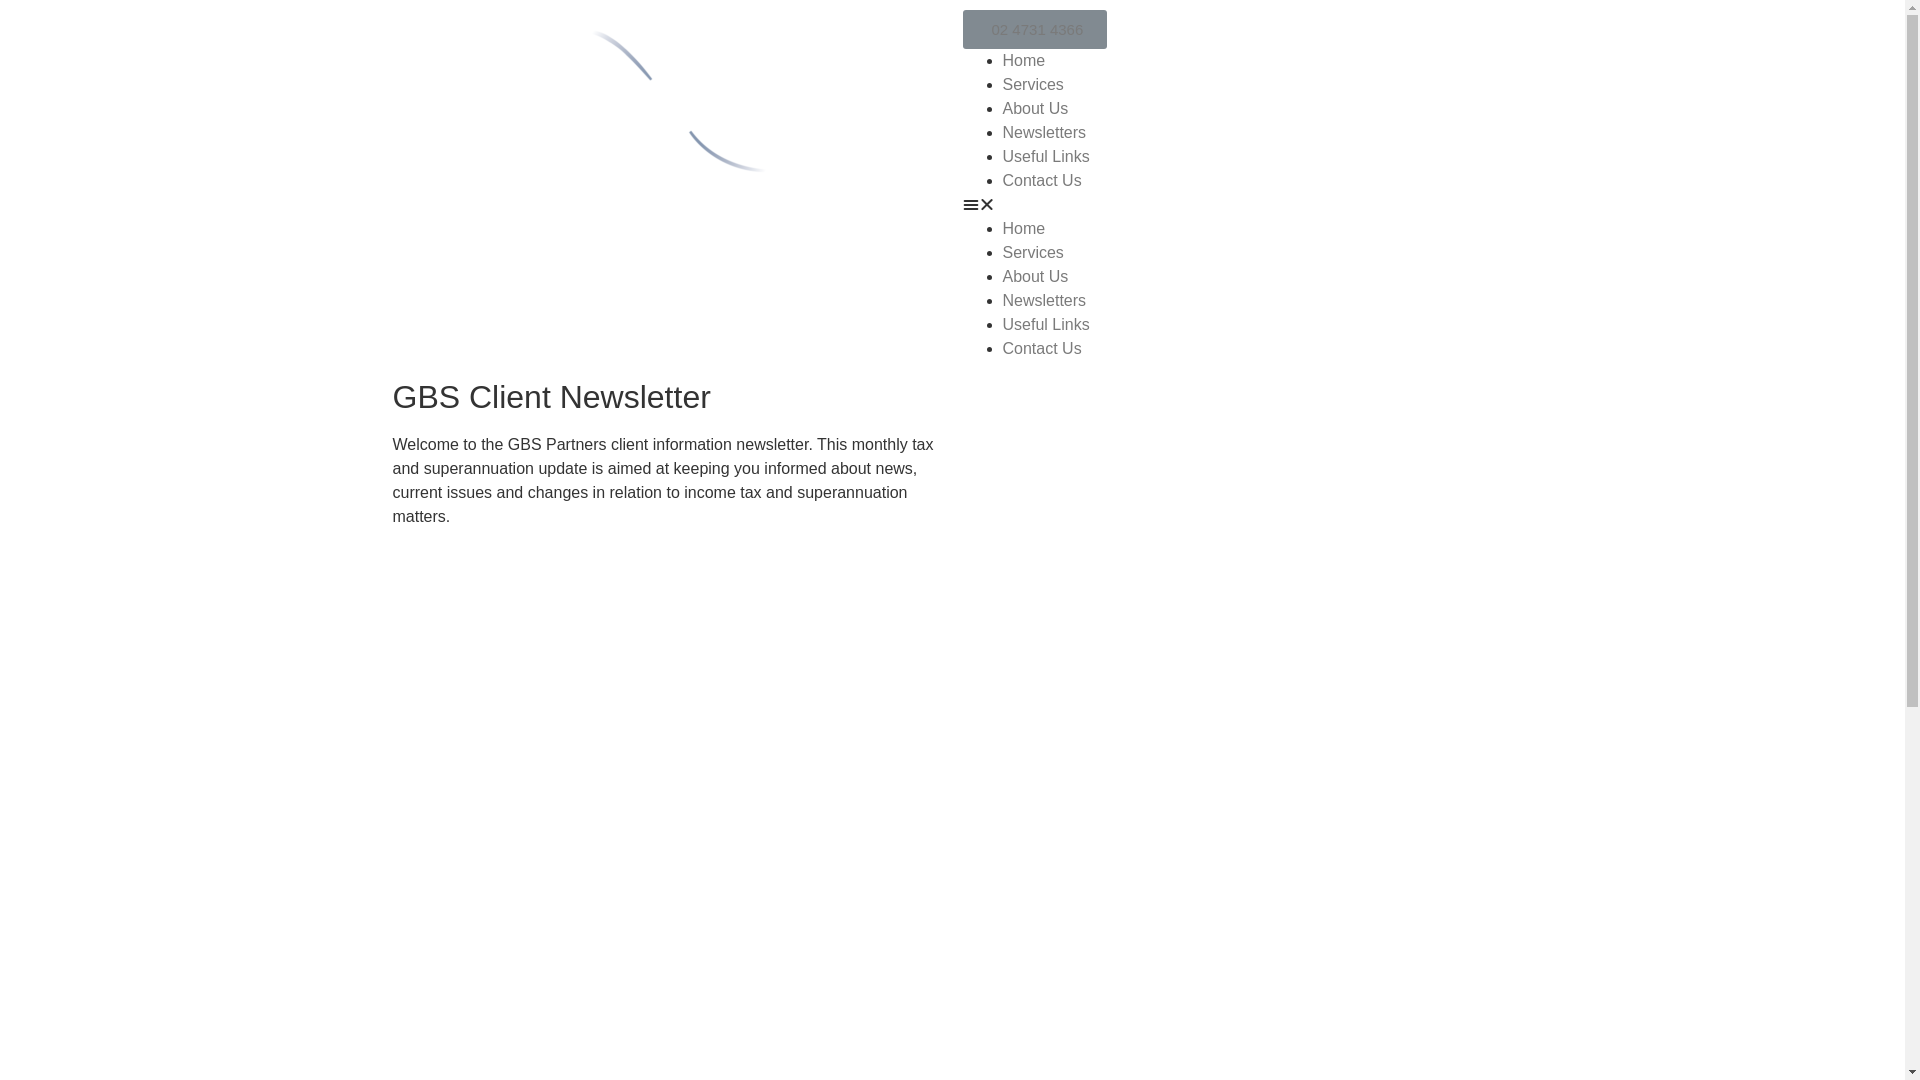 The height and width of the screenshot is (1080, 1920). I want to click on 'Useful Links', so click(1002, 323).